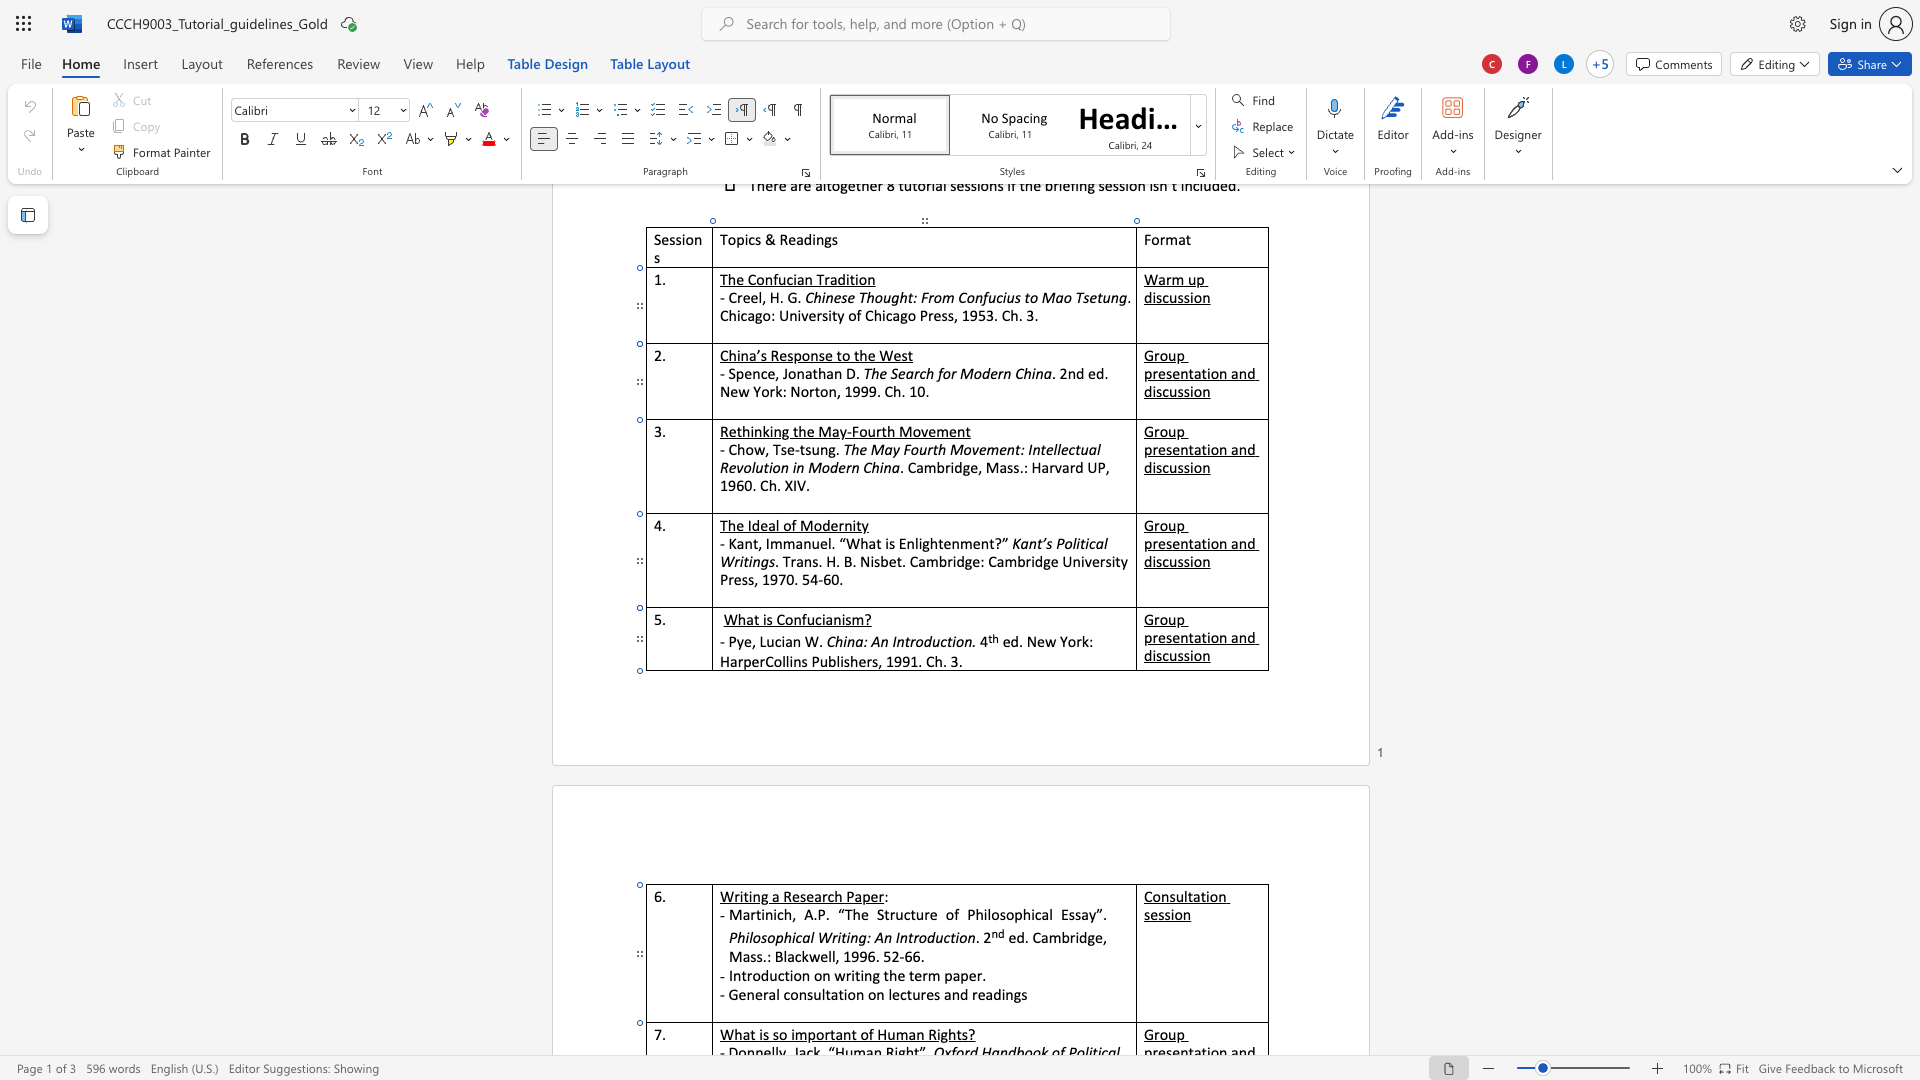 This screenshot has height=1080, width=1920. I want to click on the space between the continuous character "t" and "a" in the text, so click(1193, 895).